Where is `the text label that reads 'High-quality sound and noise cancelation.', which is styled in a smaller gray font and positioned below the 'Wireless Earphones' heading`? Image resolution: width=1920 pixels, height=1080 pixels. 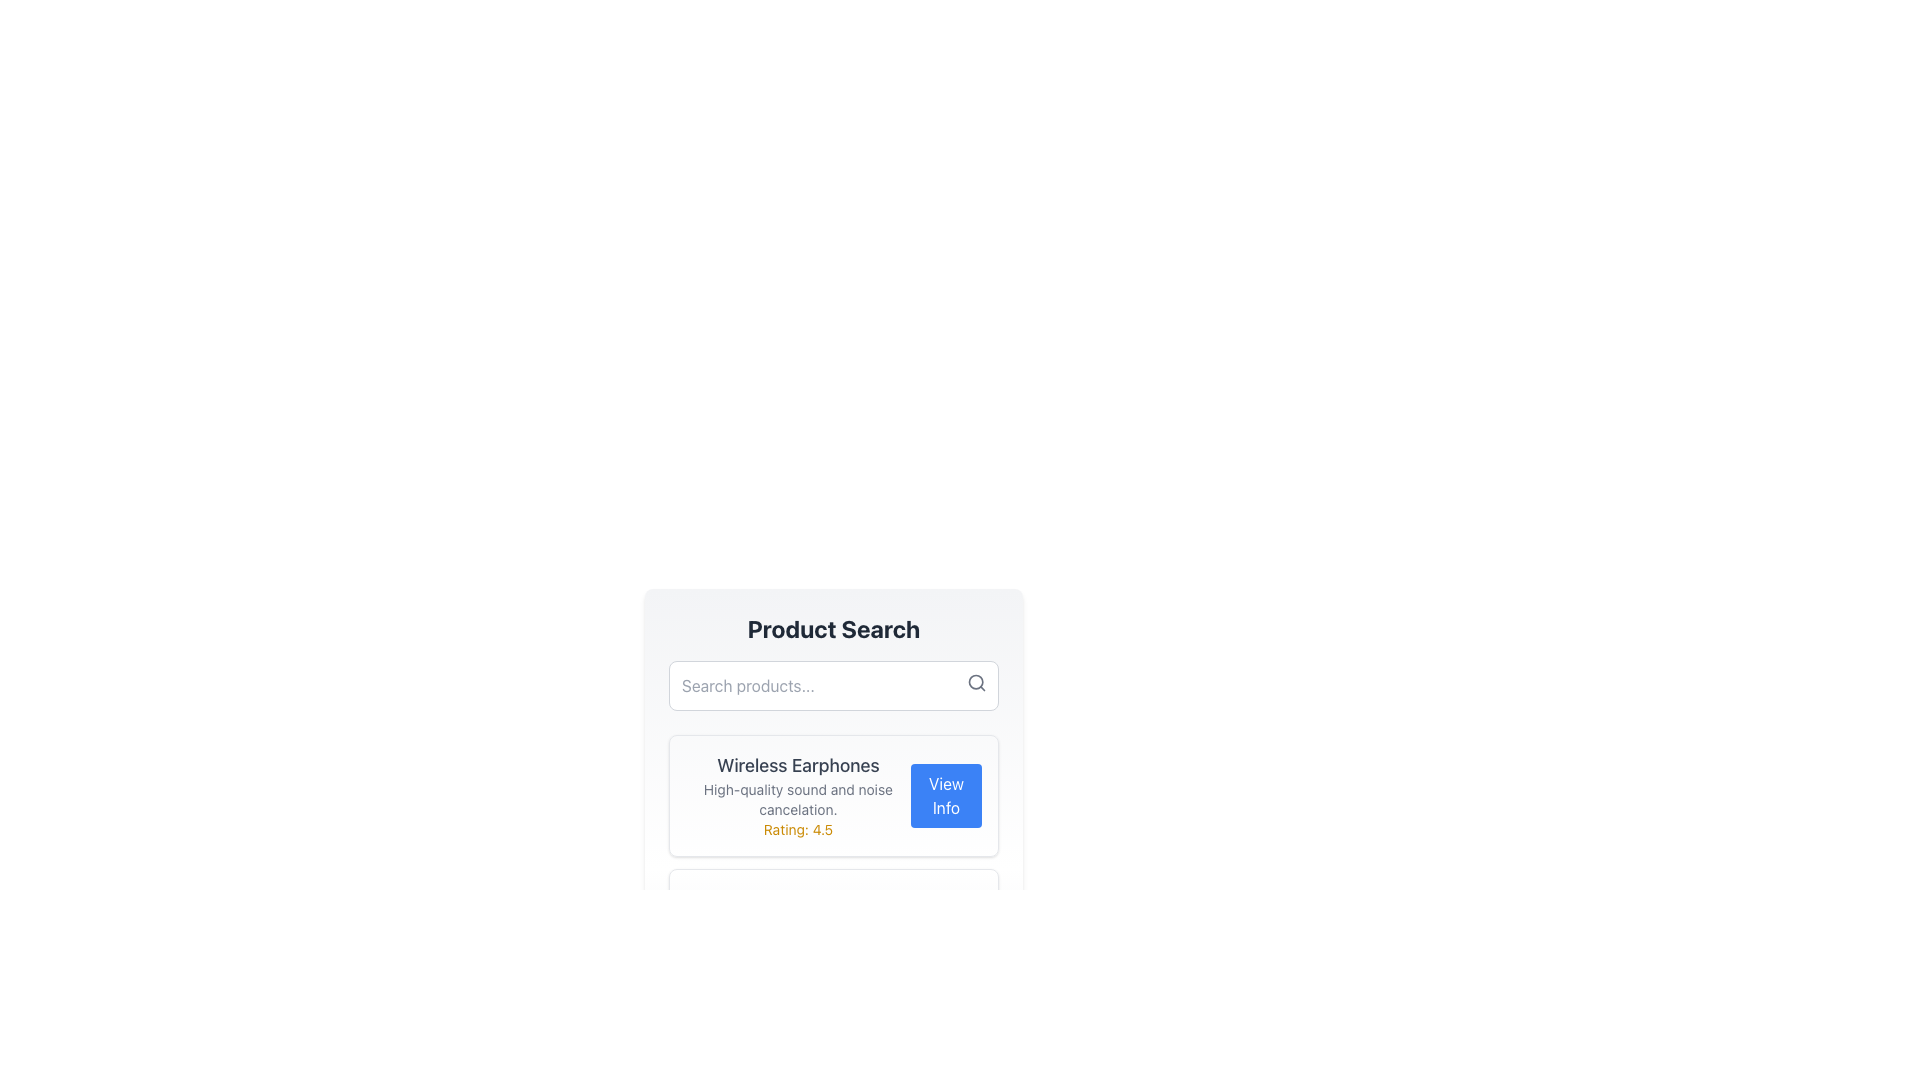
the text label that reads 'High-quality sound and noise cancelation.', which is styled in a smaller gray font and positioned below the 'Wireless Earphones' heading is located at coordinates (797, 798).